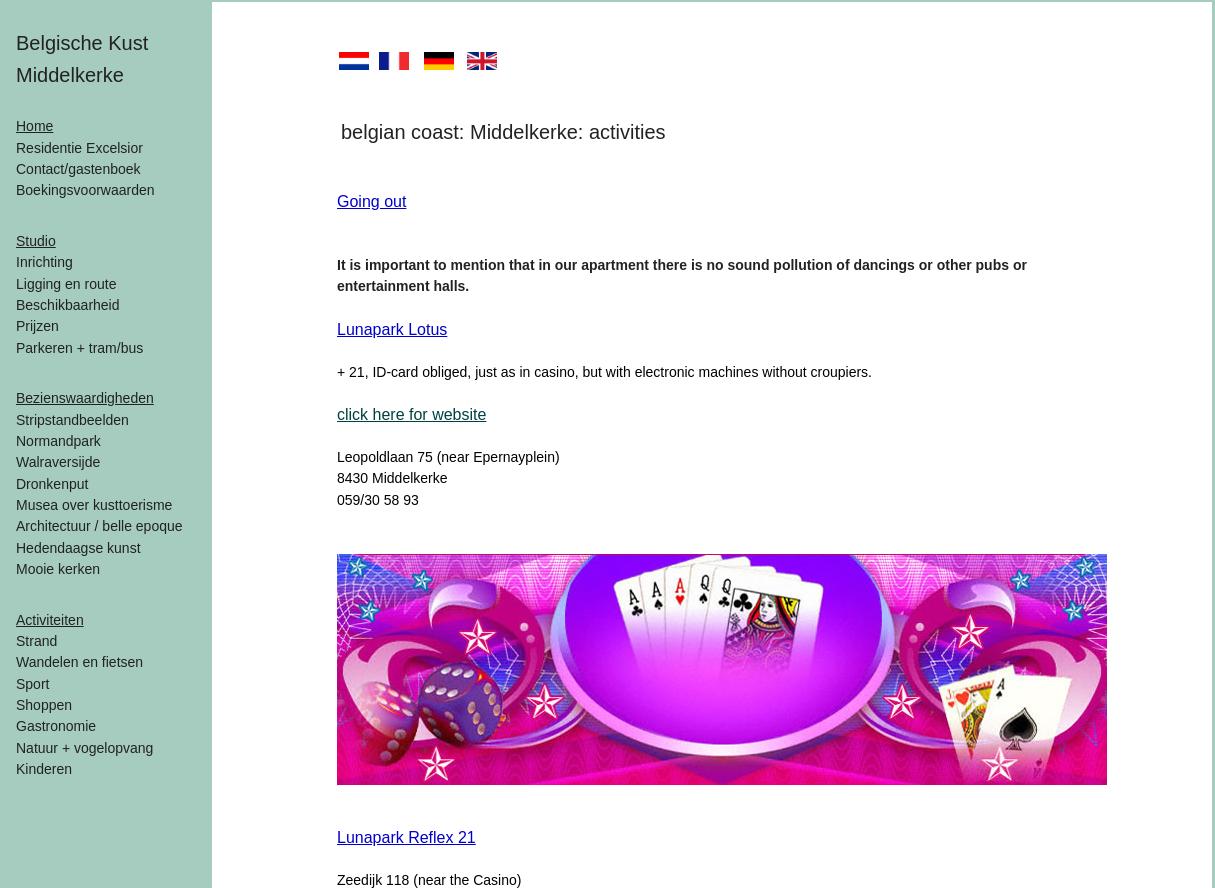  What do you see at coordinates (15, 397) in the screenshot?
I see `'Bezienswaardigheden'` at bounding box center [15, 397].